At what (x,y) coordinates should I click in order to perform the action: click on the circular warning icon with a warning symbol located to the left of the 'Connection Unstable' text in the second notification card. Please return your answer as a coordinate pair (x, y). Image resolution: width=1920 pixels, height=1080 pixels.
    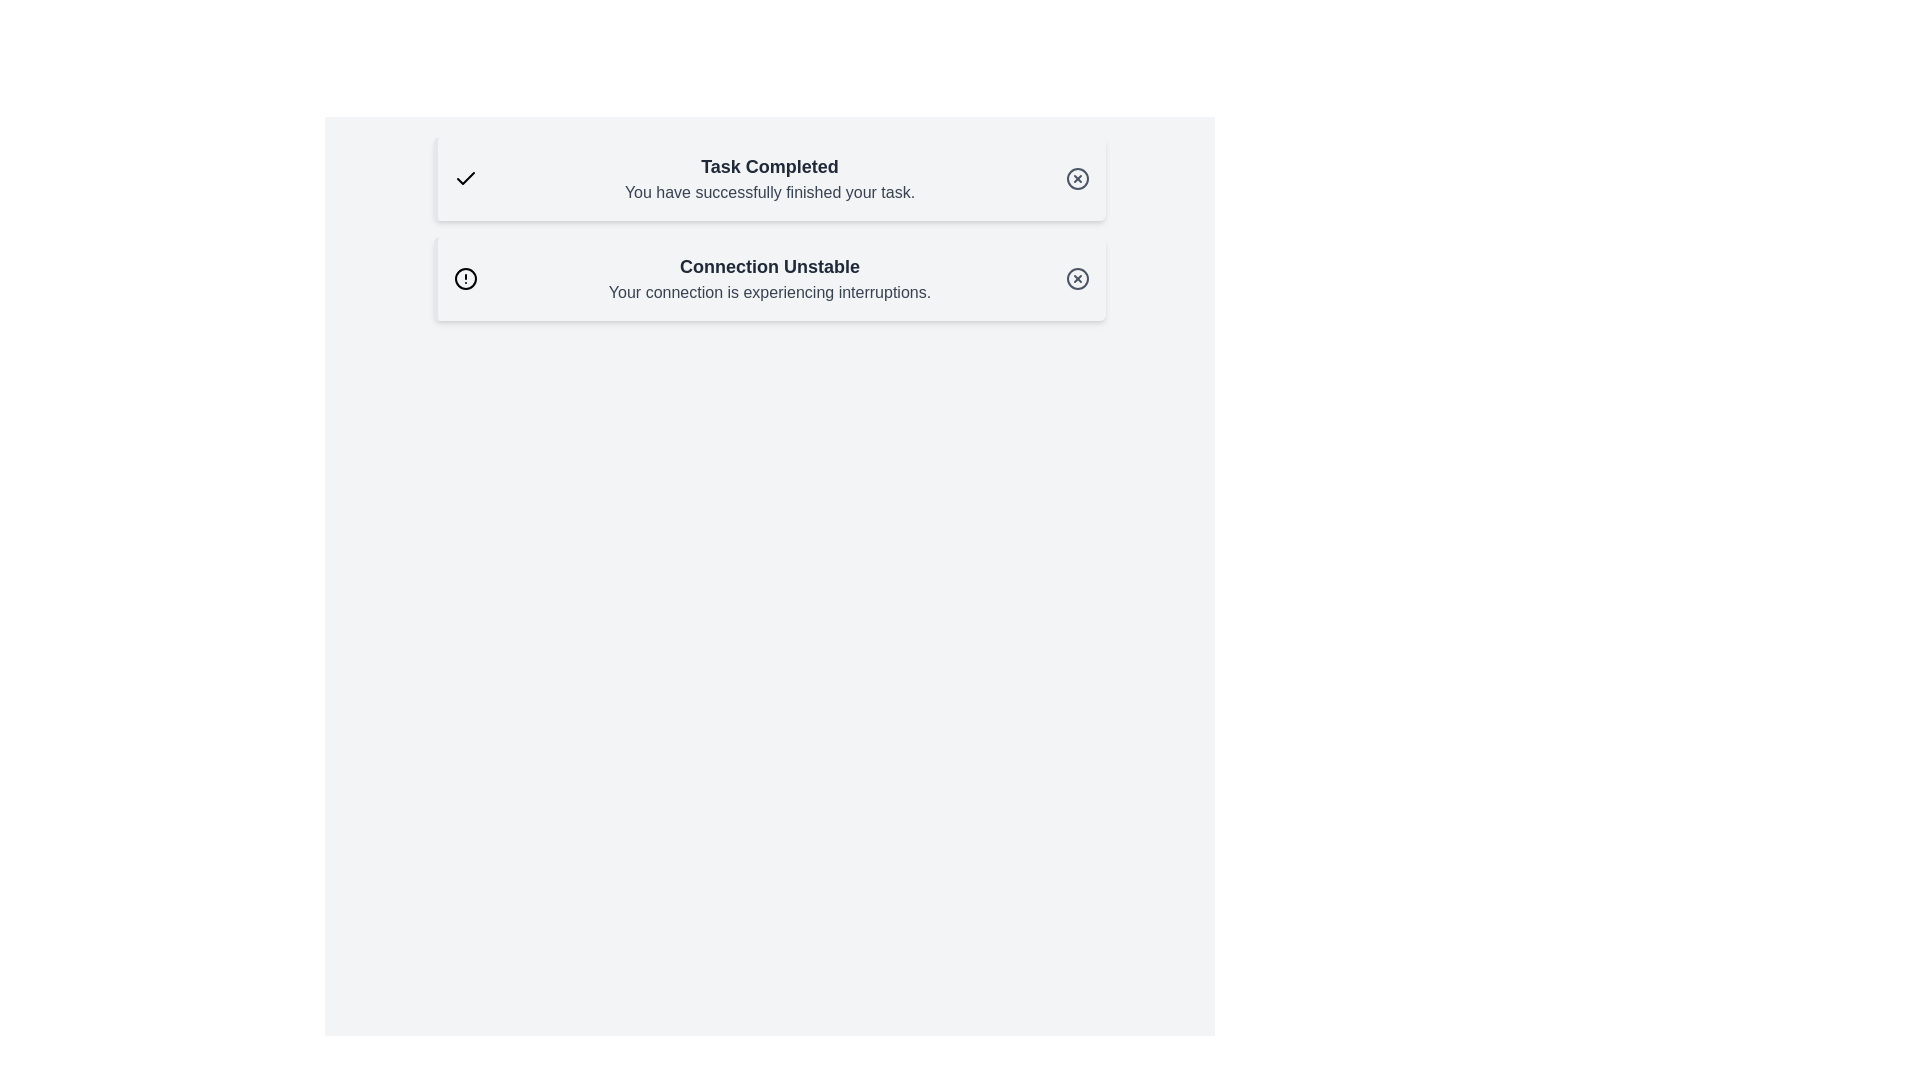
    Looking at the image, I should click on (464, 278).